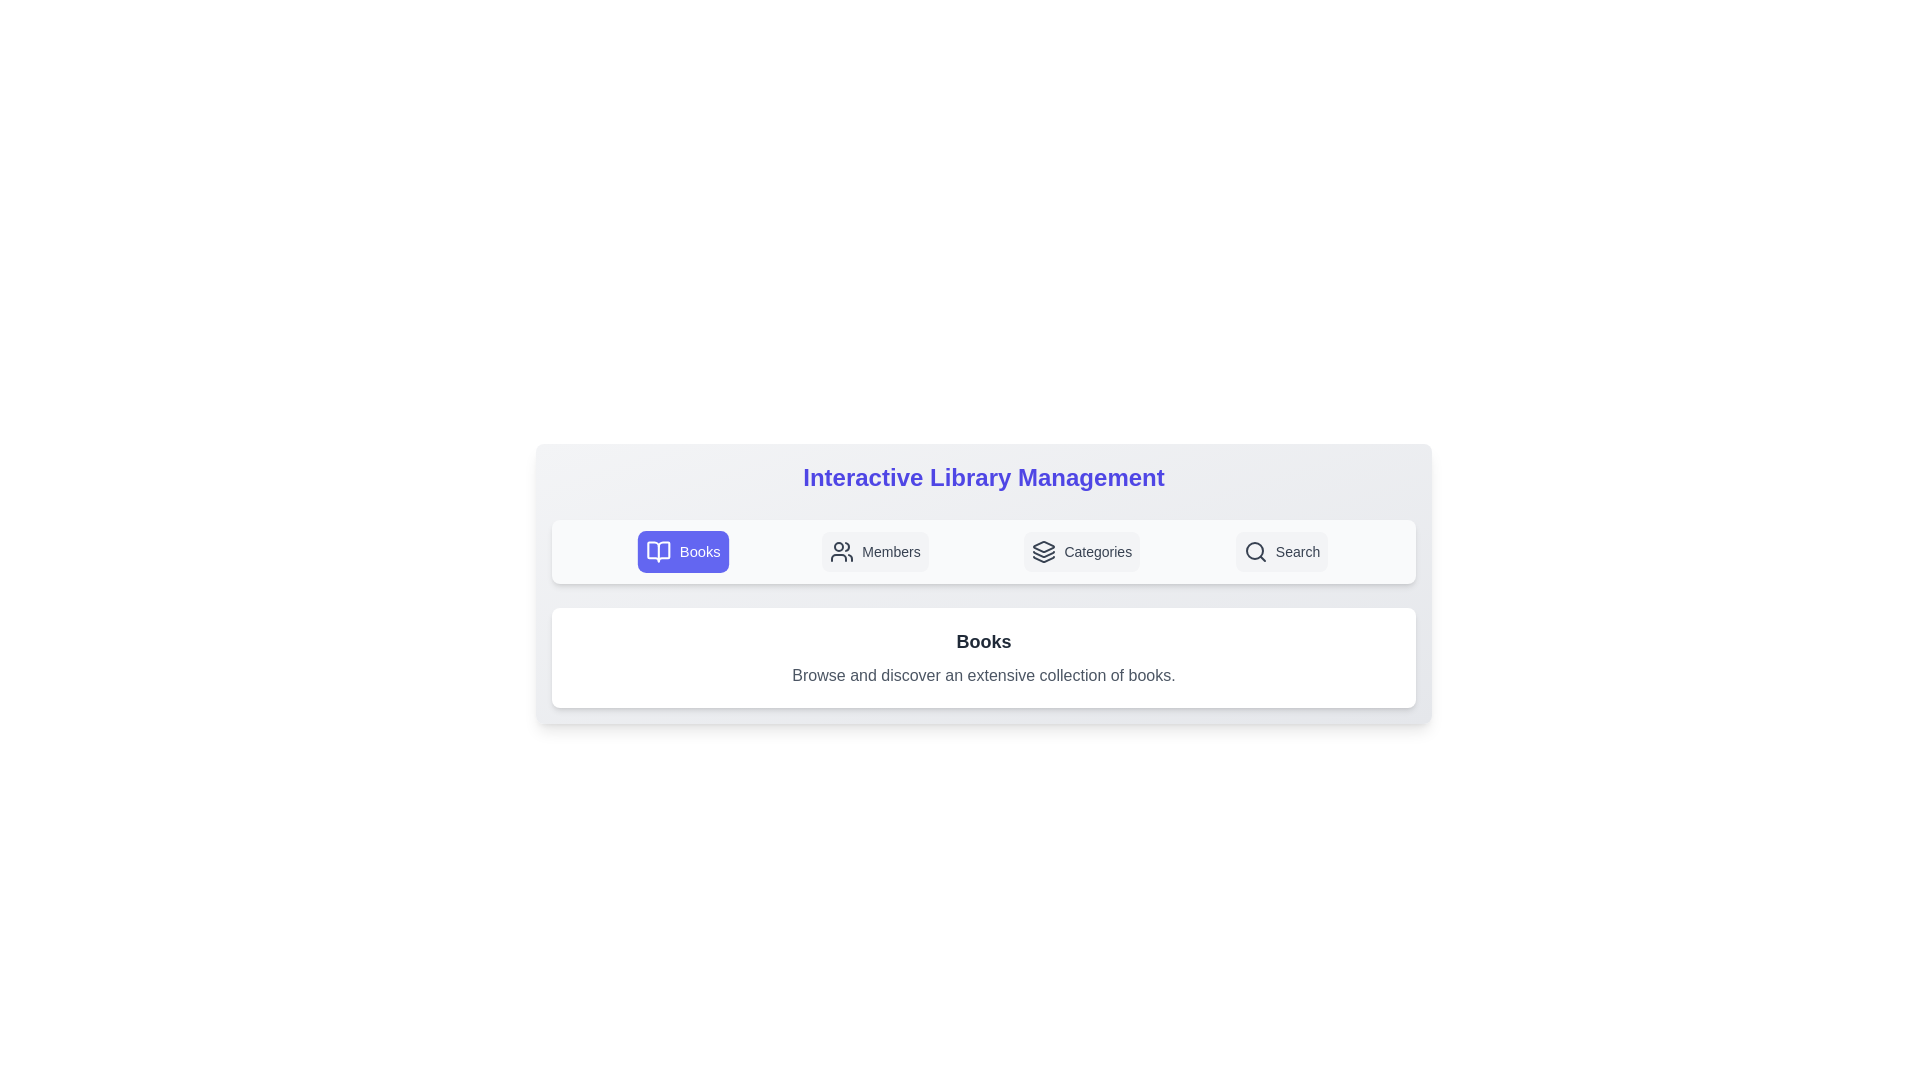 This screenshot has height=1080, width=1920. What do you see at coordinates (875, 551) in the screenshot?
I see `the 'Members' Navigation Button, which features a user group icon and is located between the 'Books' and 'Categories' buttons in the horizontal navigation bar` at bounding box center [875, 551].